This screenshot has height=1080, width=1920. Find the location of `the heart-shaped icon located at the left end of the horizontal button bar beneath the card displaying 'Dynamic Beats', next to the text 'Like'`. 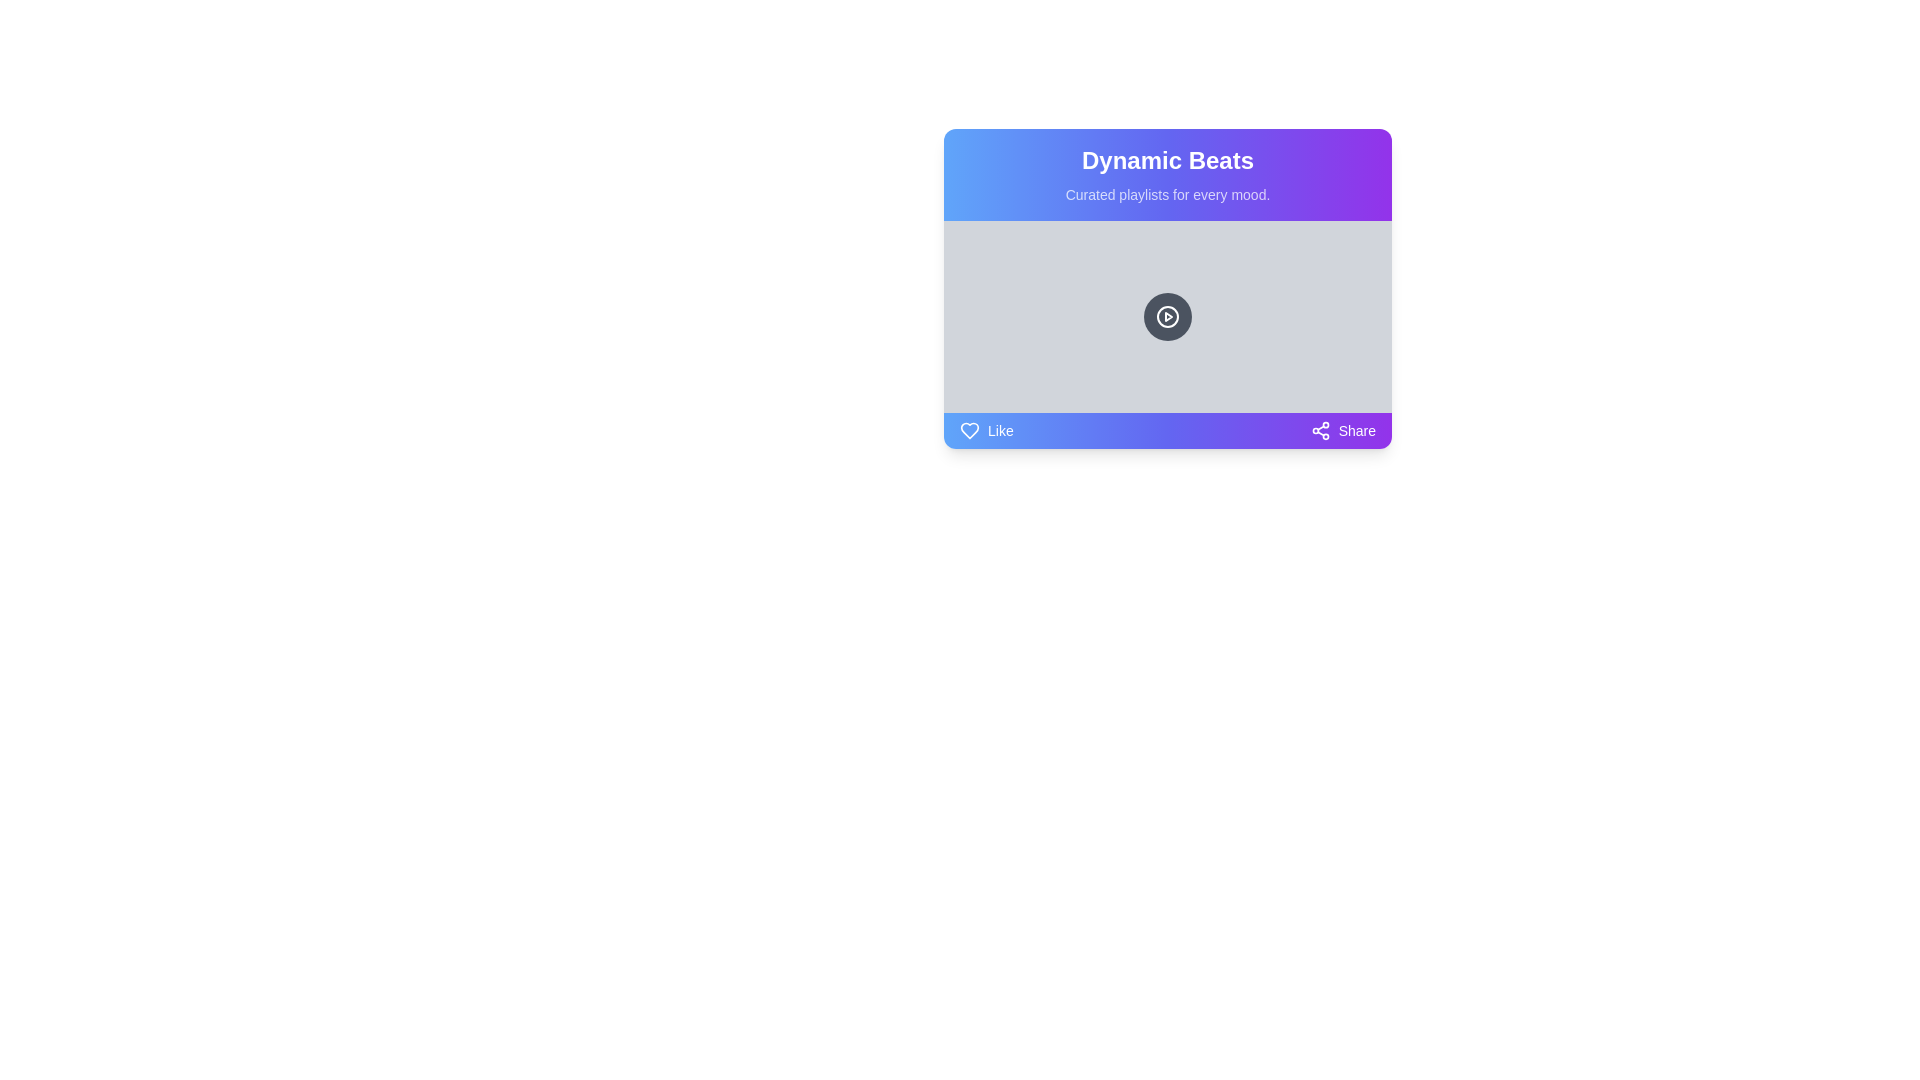

the heart-shaped icon located at the left end of the horizontal button bar beneath the card displaying 'Dynamic Beats', next to the text 'Like' is located at coordinates (969, 430).